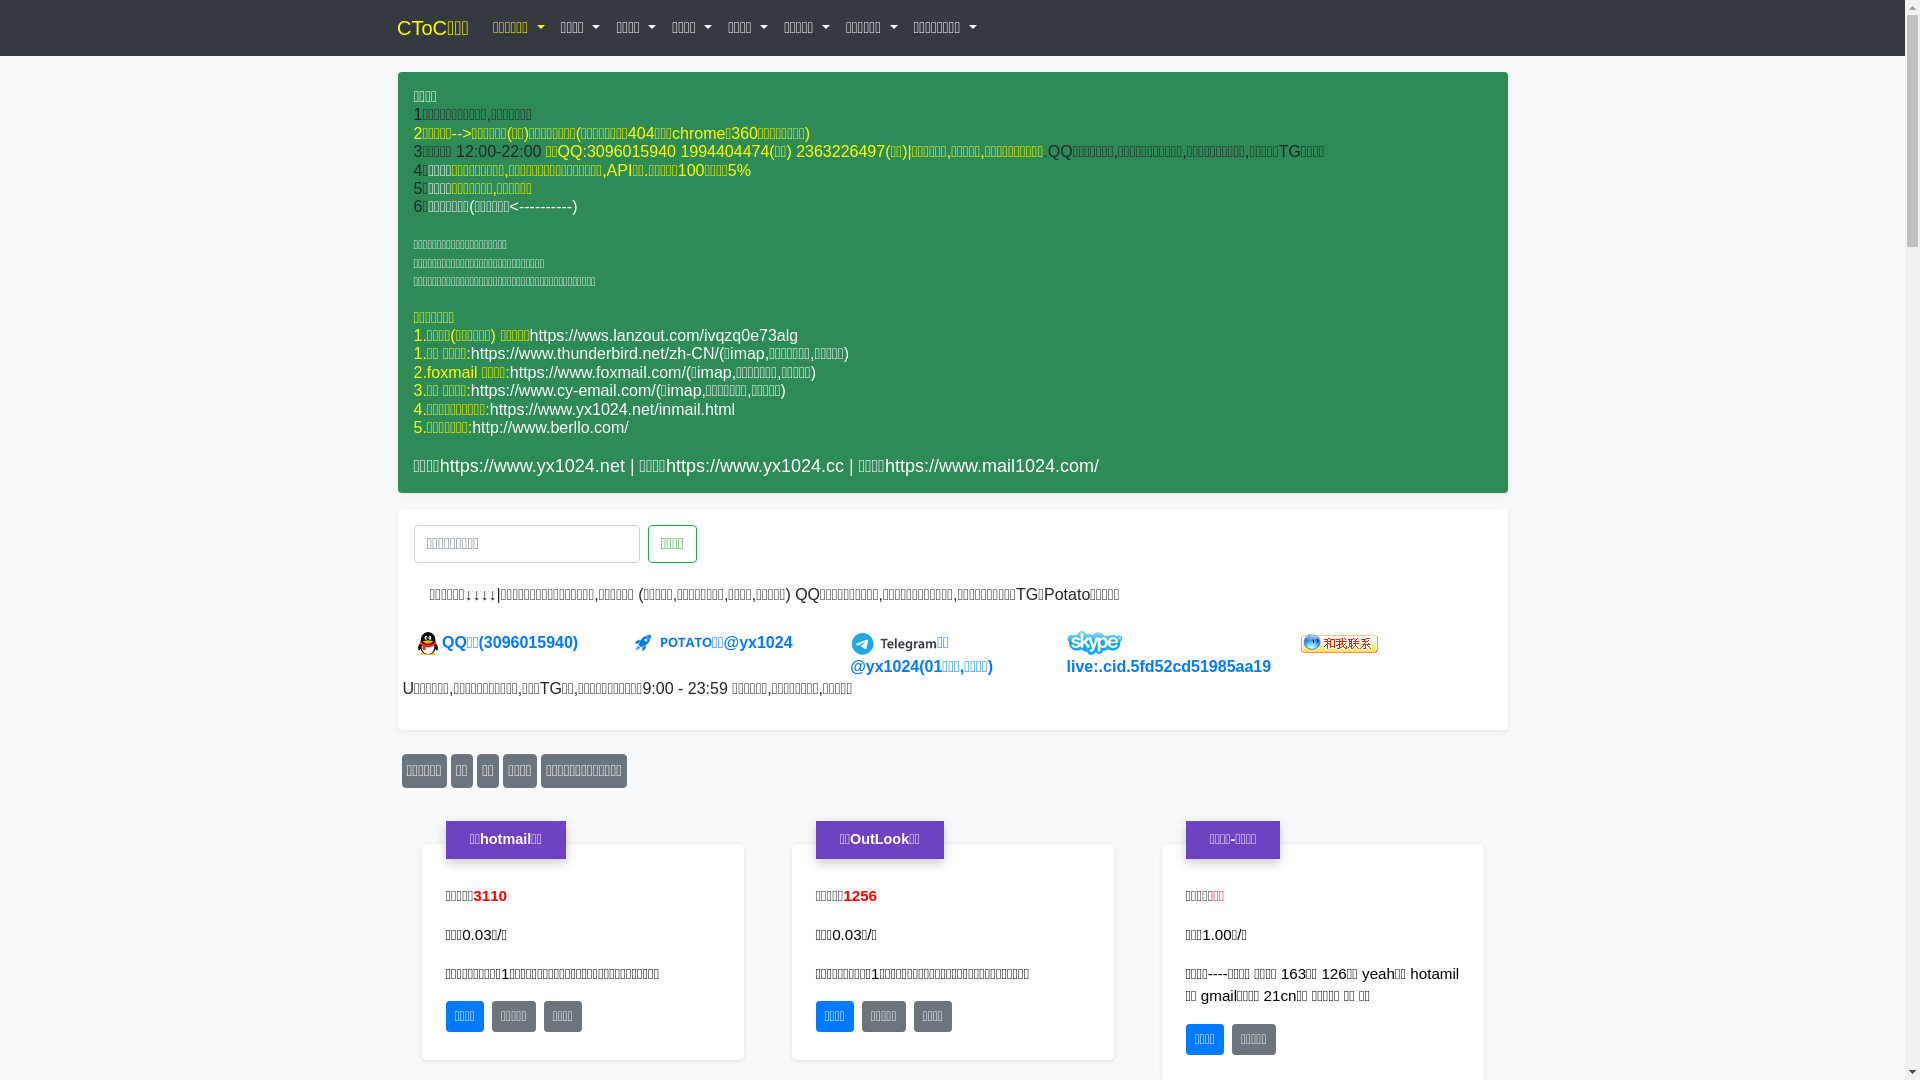 This screenshot has width=1920, height=1080. What do you see at coordinates (859, 894) in the screenshot?
I see `'1258'` at bounding box center [859, 894].